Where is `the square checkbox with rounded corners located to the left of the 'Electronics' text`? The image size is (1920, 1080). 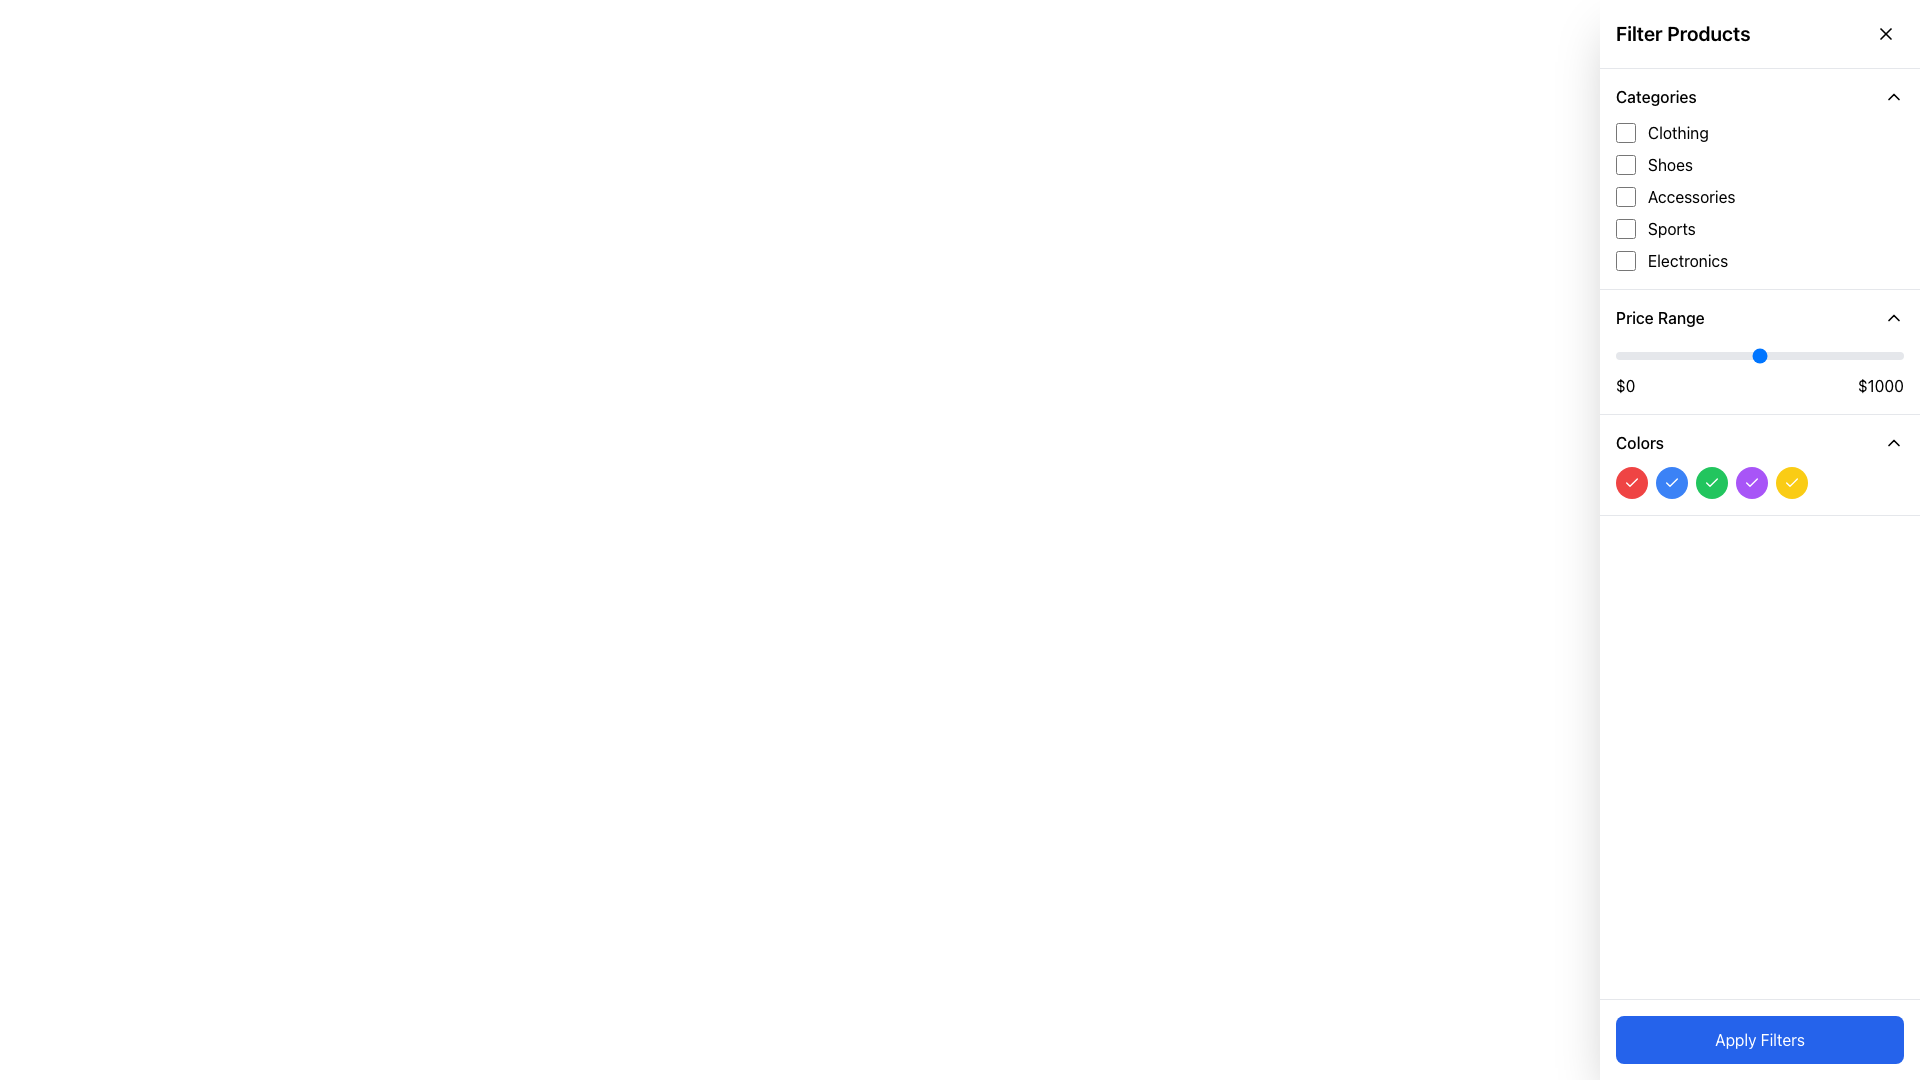
the square checkbox with rounded corners located to the left of the 'Electronics' text is located at coordinates (1626, 260).